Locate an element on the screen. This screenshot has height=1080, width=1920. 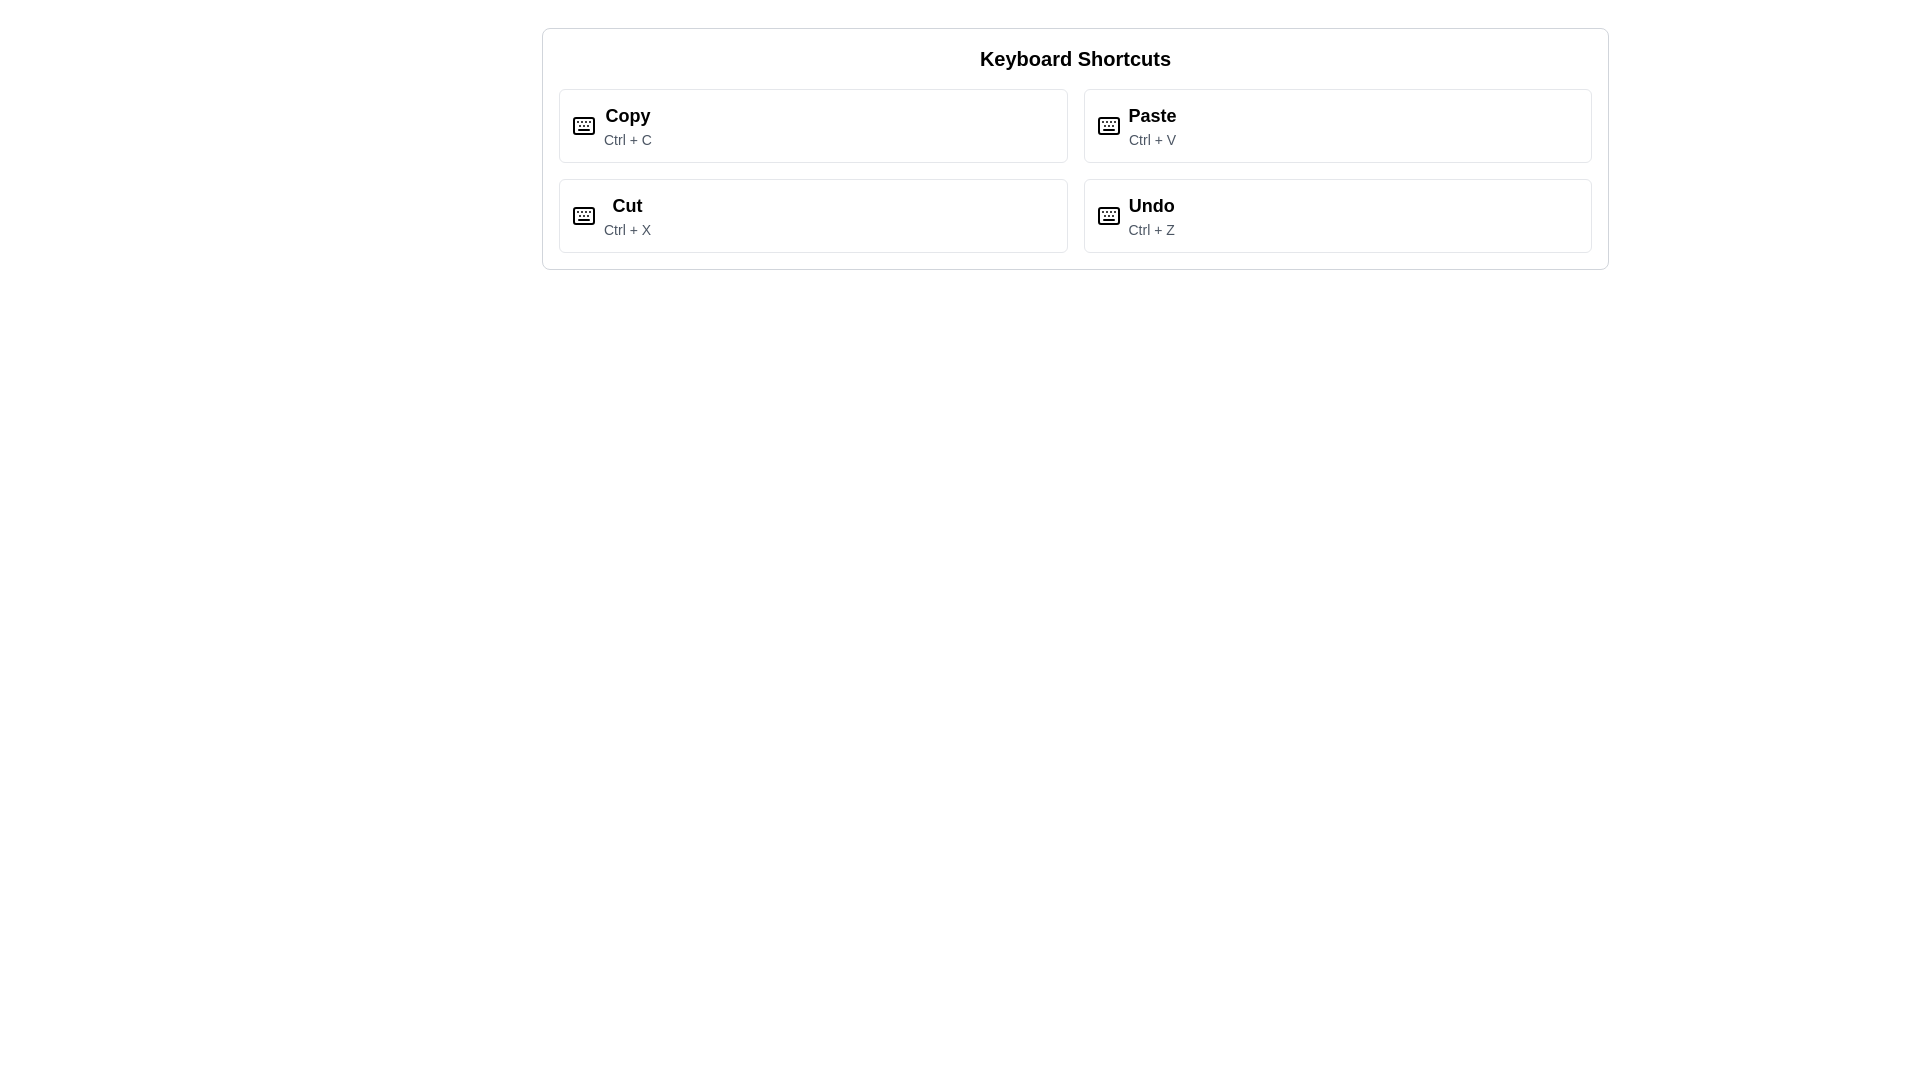
the text label indicating the keyboard shortcut for the 'Copy' command, which is located in the upper-left section of the interface, under the 'Copy' label in a two-column shortcut list is located at coordinates (626, 138).